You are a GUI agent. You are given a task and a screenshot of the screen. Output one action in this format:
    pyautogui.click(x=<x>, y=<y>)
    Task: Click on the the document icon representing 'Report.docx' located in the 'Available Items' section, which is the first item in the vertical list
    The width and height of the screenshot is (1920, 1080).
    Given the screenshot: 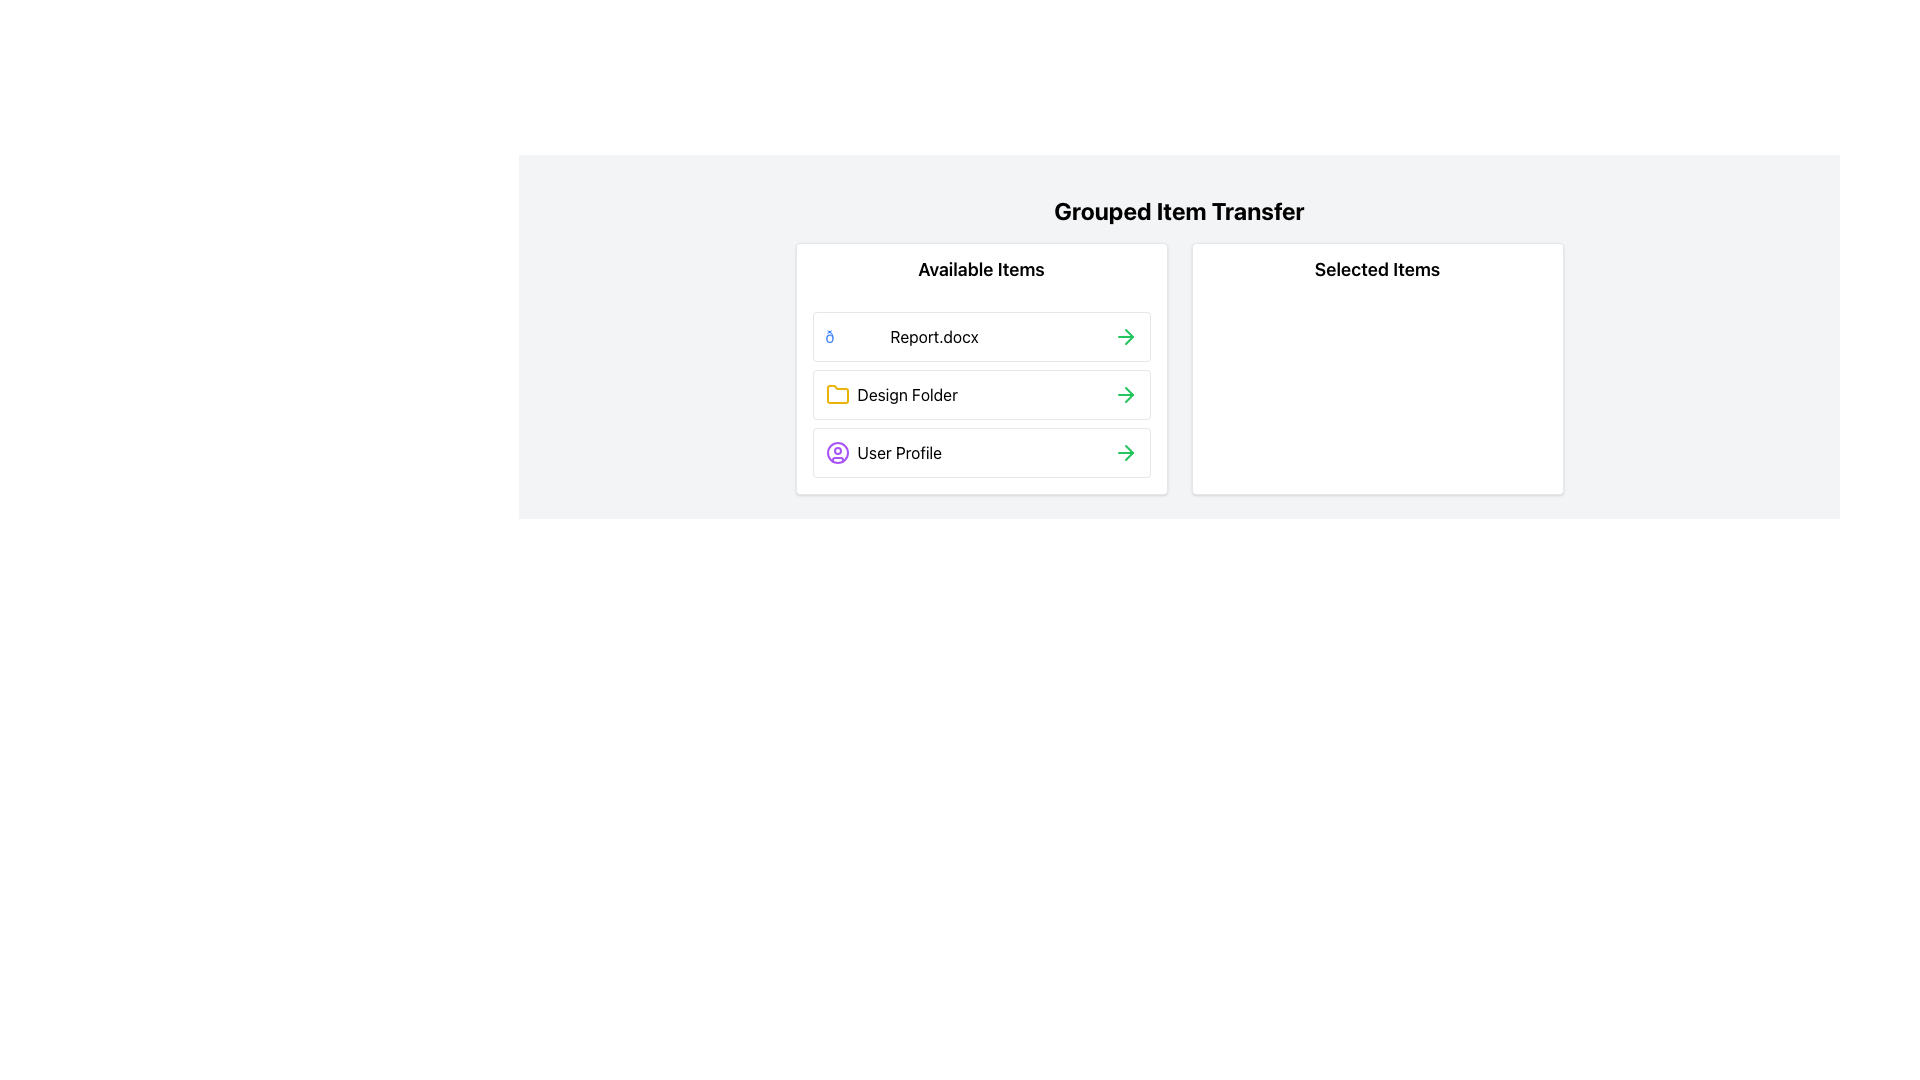 What is the action you would take?
    pyautogui.click(x=854, y=335)
    